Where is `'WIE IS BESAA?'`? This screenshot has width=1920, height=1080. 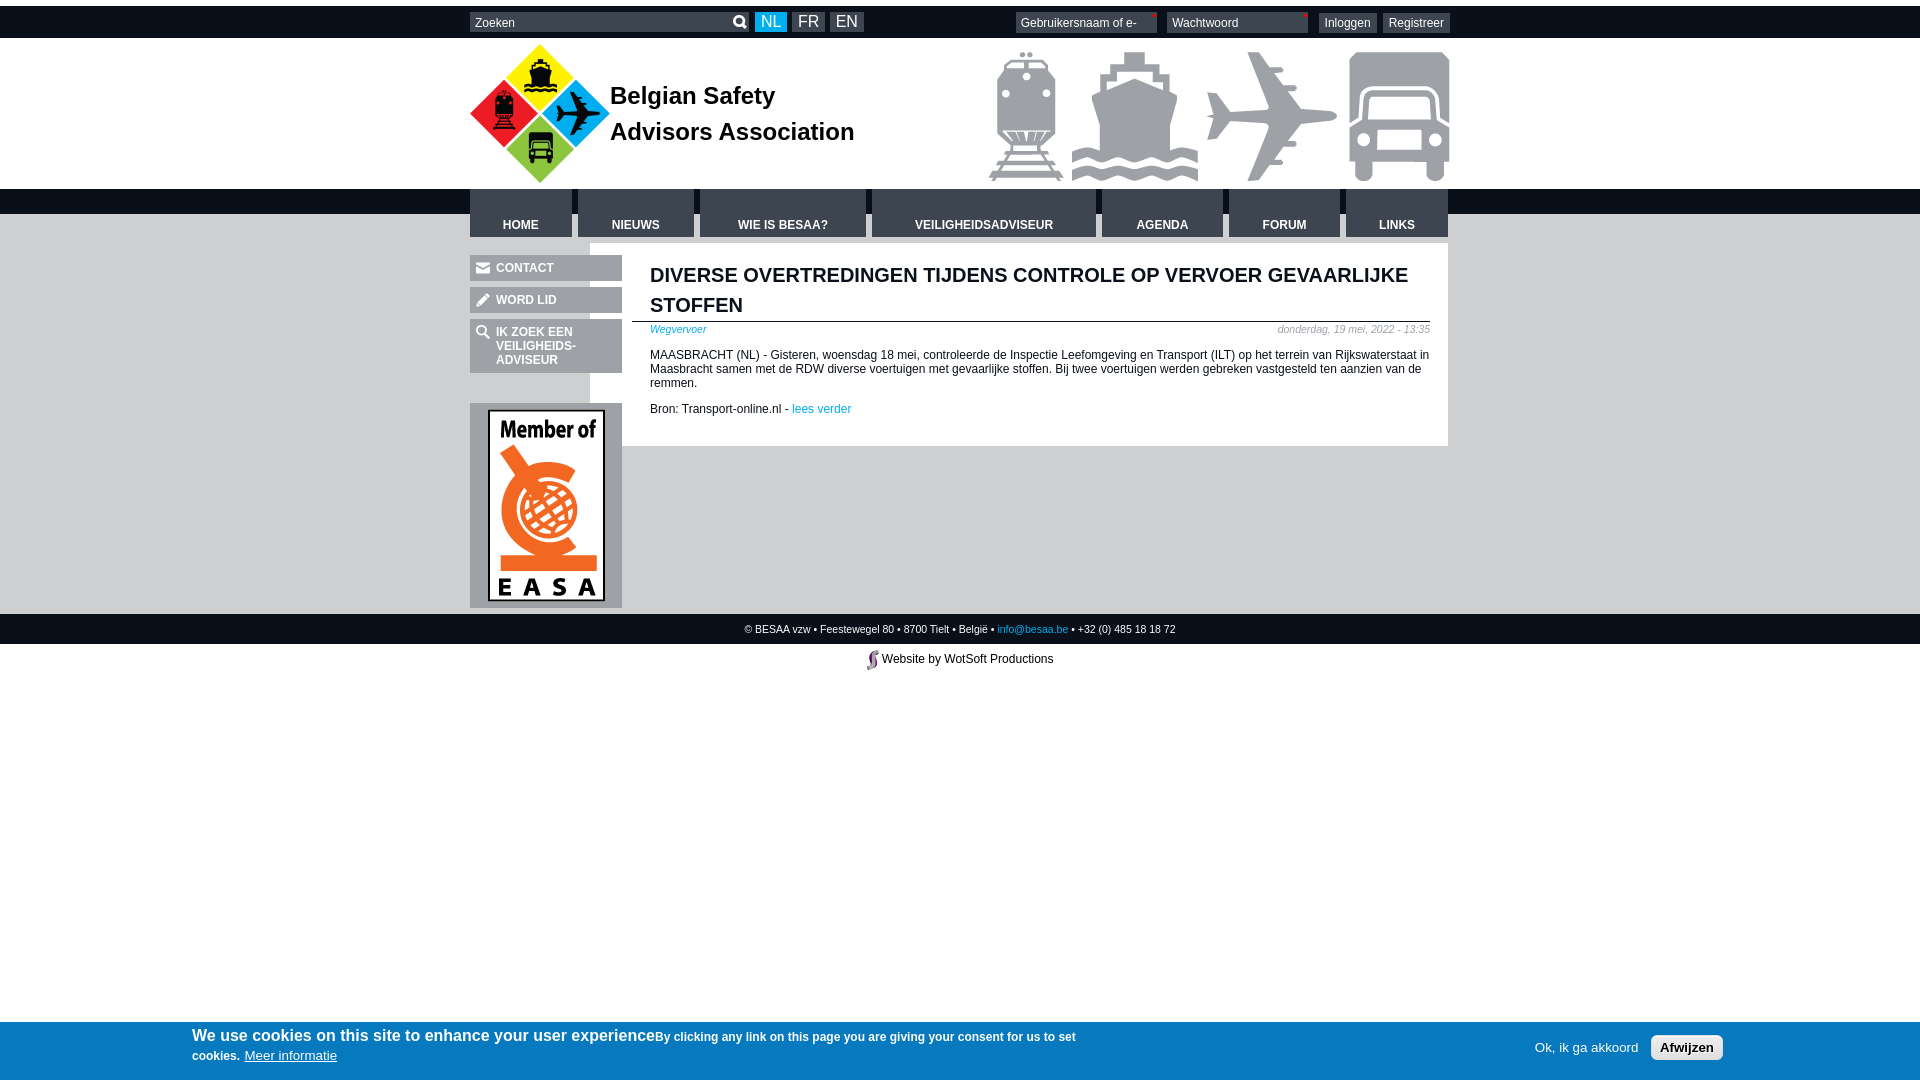
'WIE IS BESAA?' is located at coordinates (781, 212).